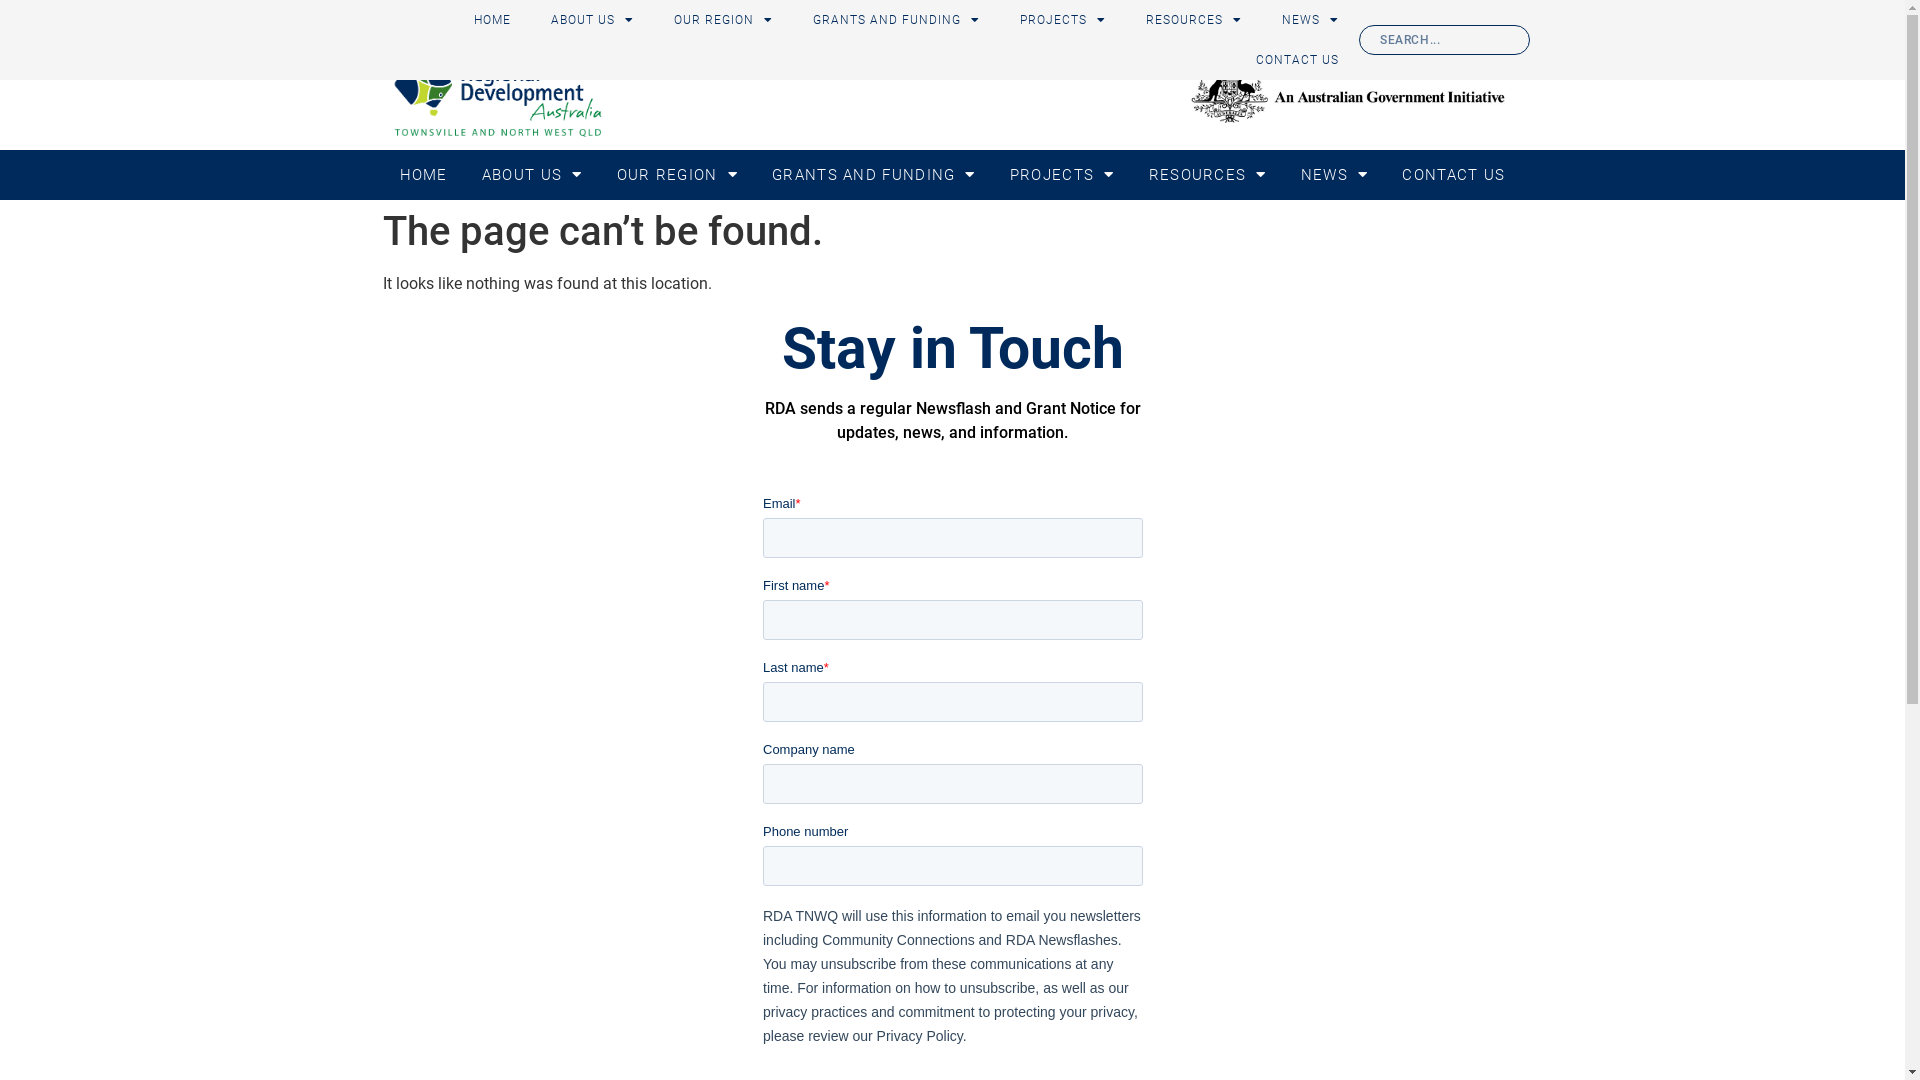 The image size is (1920, 1080). I want to click on 'HOME', so click(421, 173).